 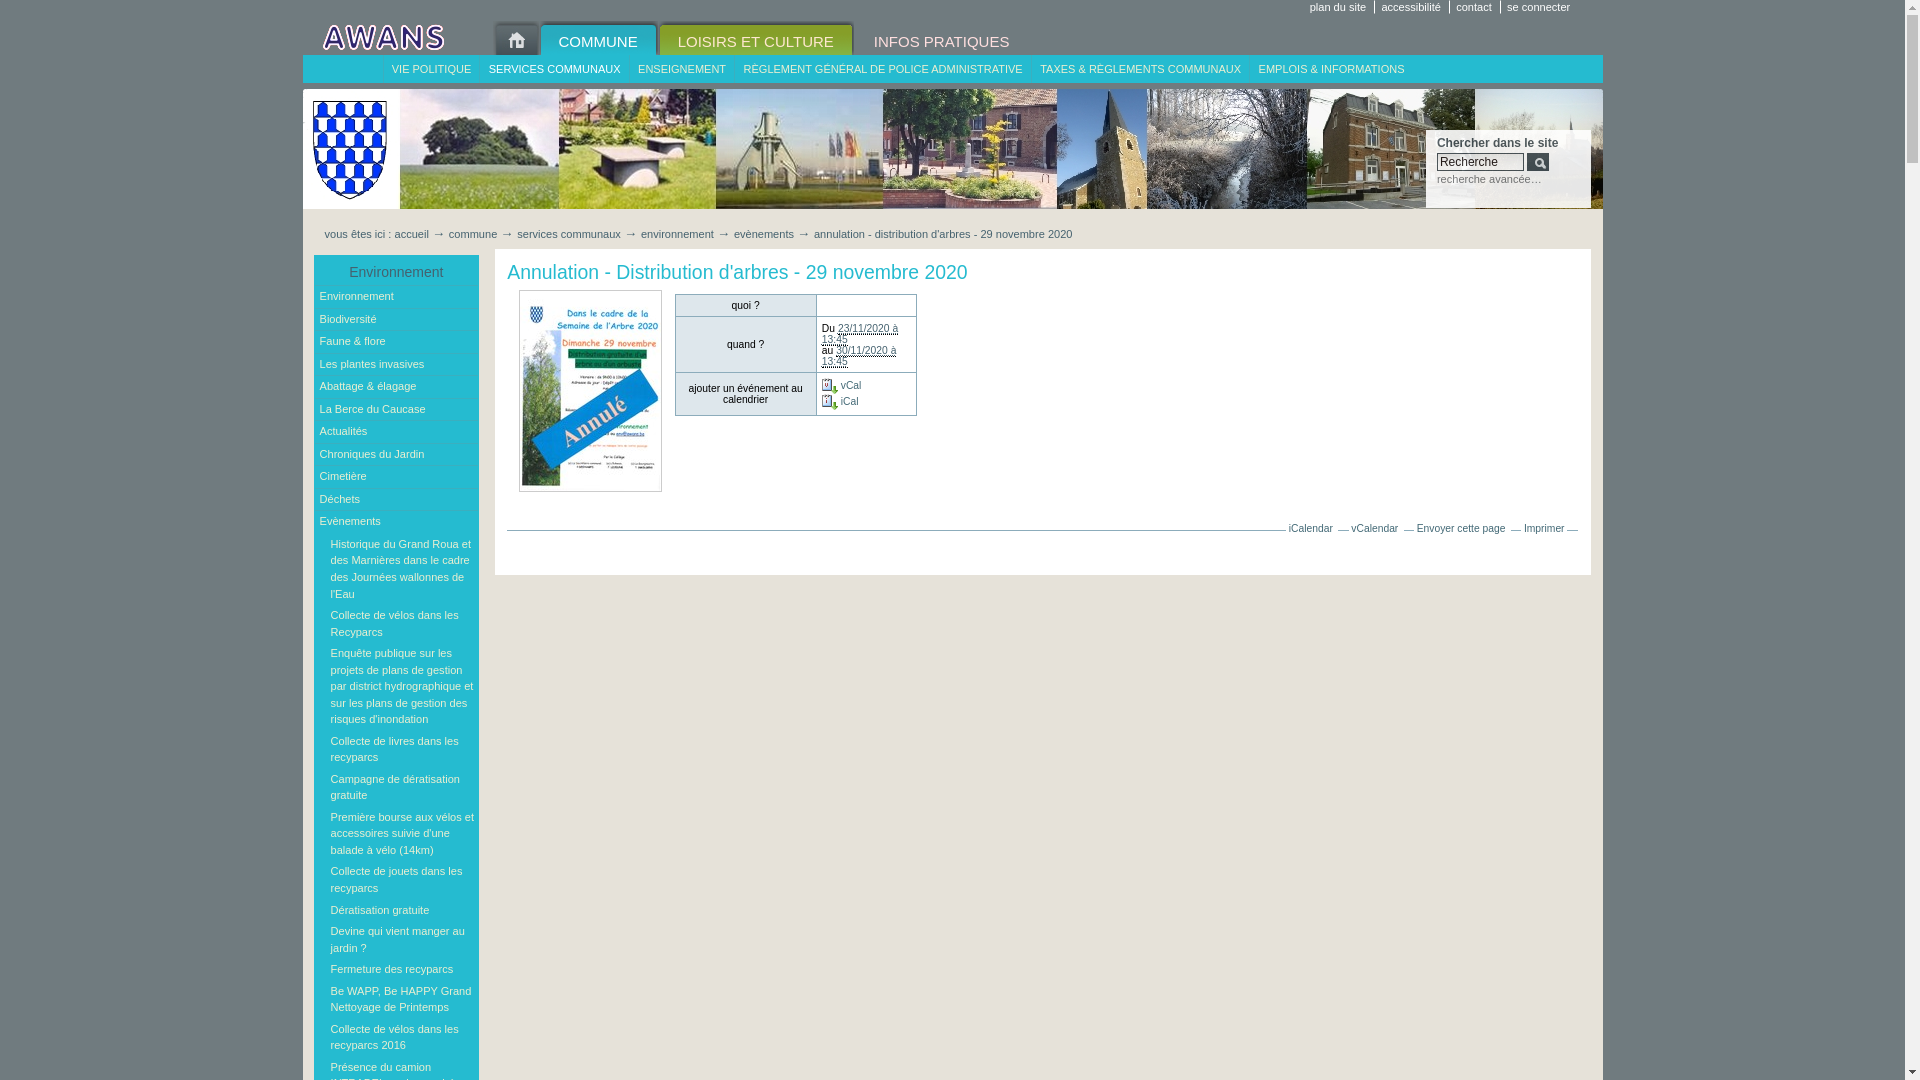 I want to click on 'vCalendar', so click(x=1373, y=527).